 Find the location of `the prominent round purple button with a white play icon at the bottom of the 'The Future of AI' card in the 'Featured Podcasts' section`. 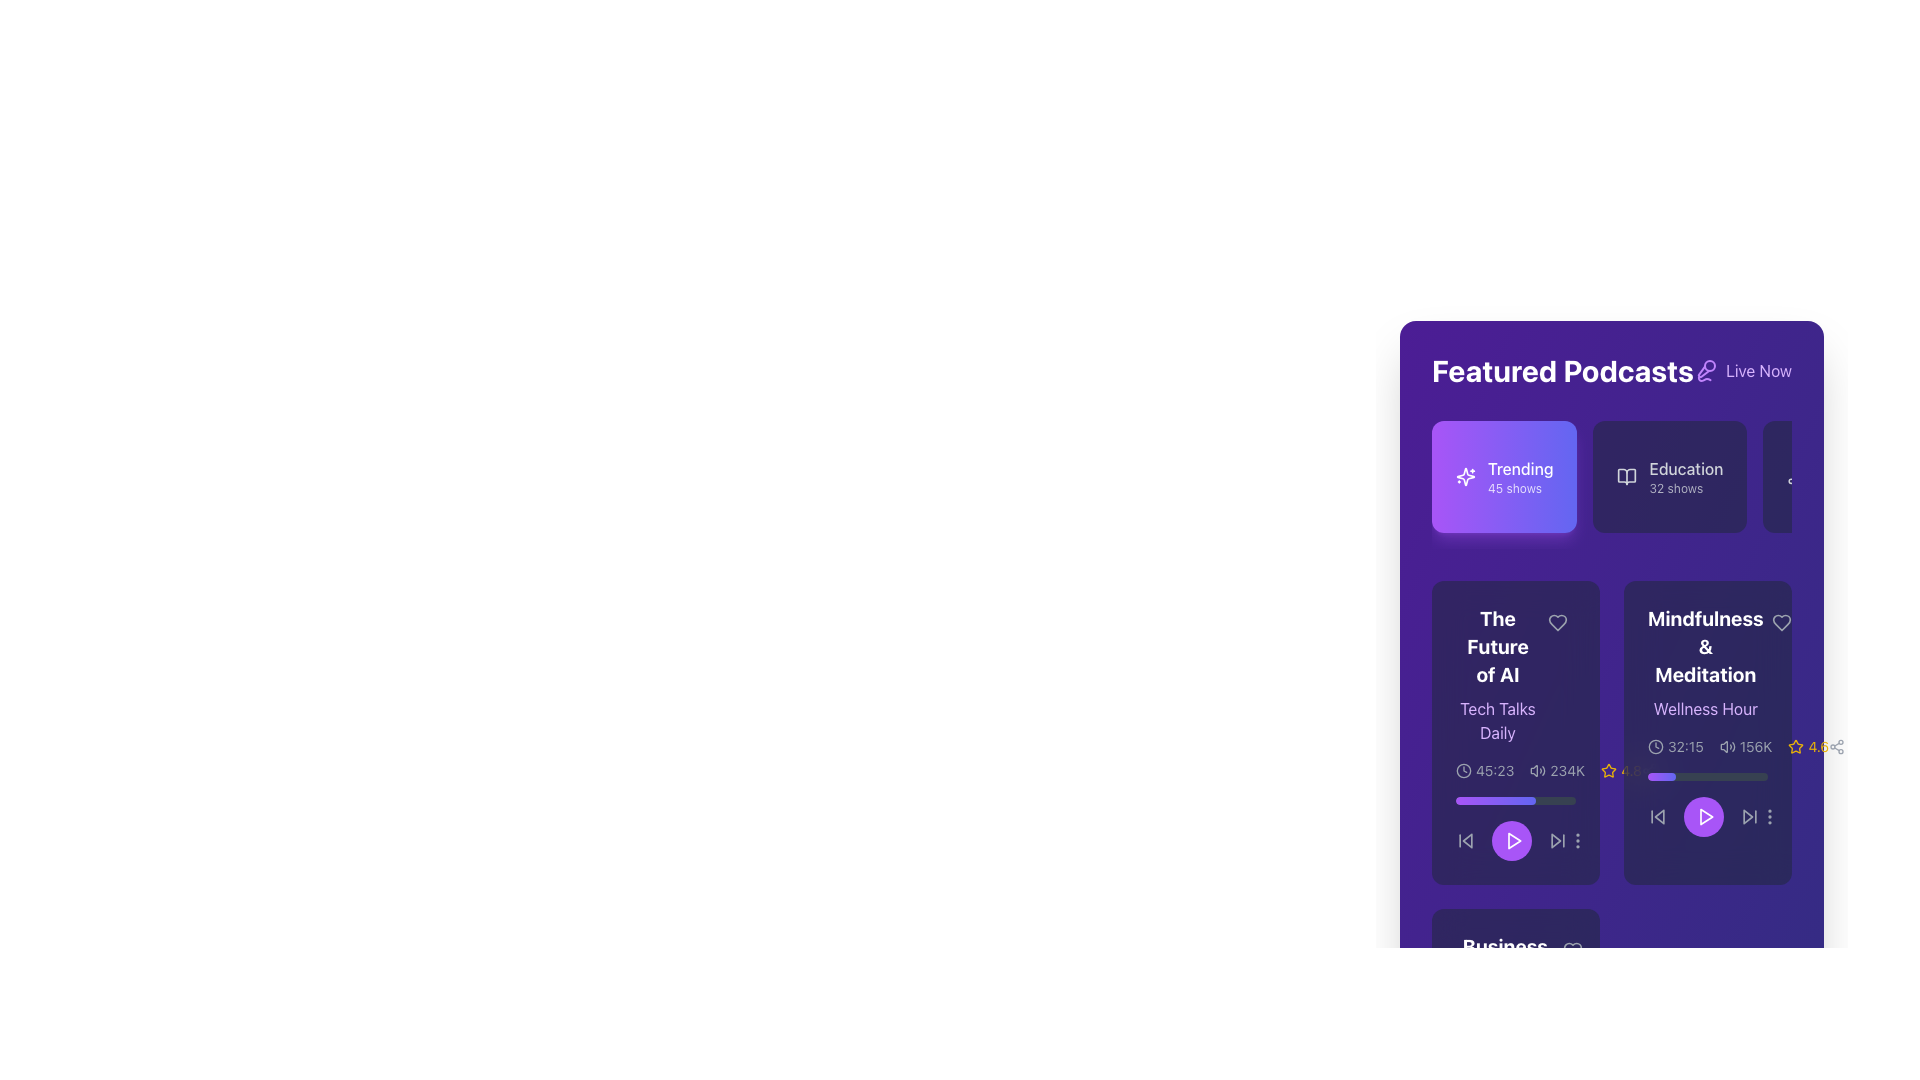

the prominent round purple button with a white play icon at the bottom of the 'The Future of AI' card in the 'Featured Podcasts' section is located at coordinates (1512, 840).